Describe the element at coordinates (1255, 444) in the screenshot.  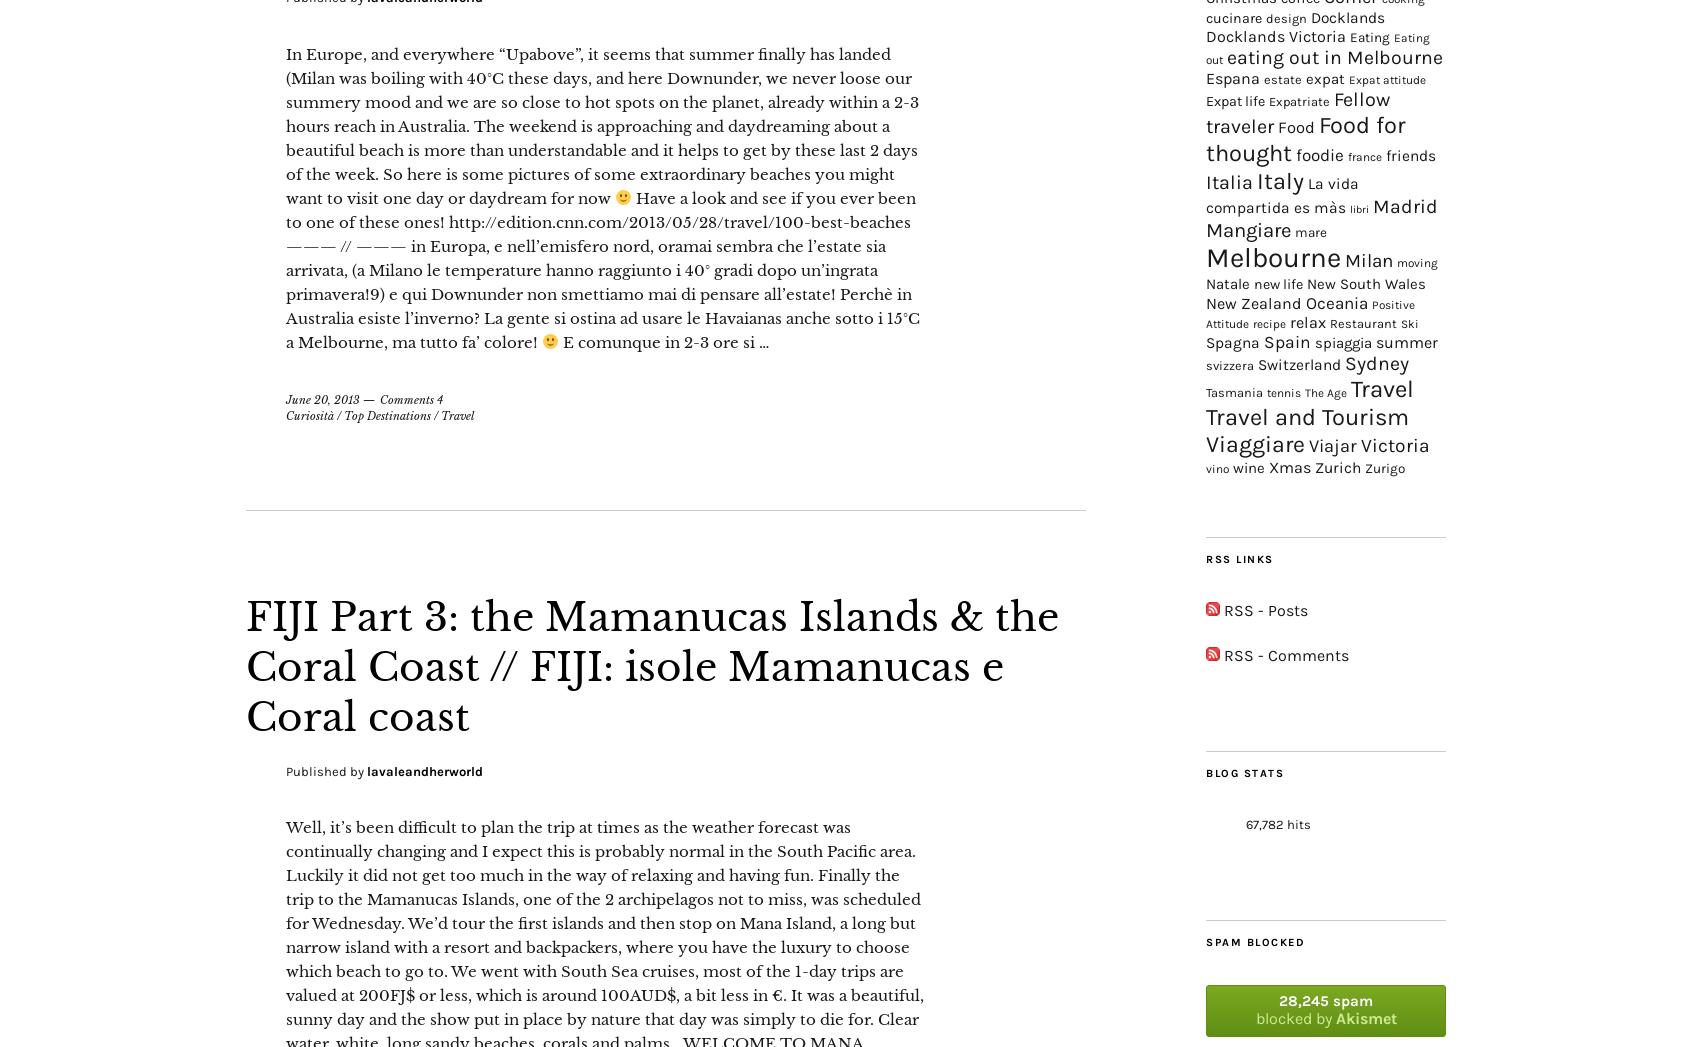
I see `'Viaggiare'` at that location.